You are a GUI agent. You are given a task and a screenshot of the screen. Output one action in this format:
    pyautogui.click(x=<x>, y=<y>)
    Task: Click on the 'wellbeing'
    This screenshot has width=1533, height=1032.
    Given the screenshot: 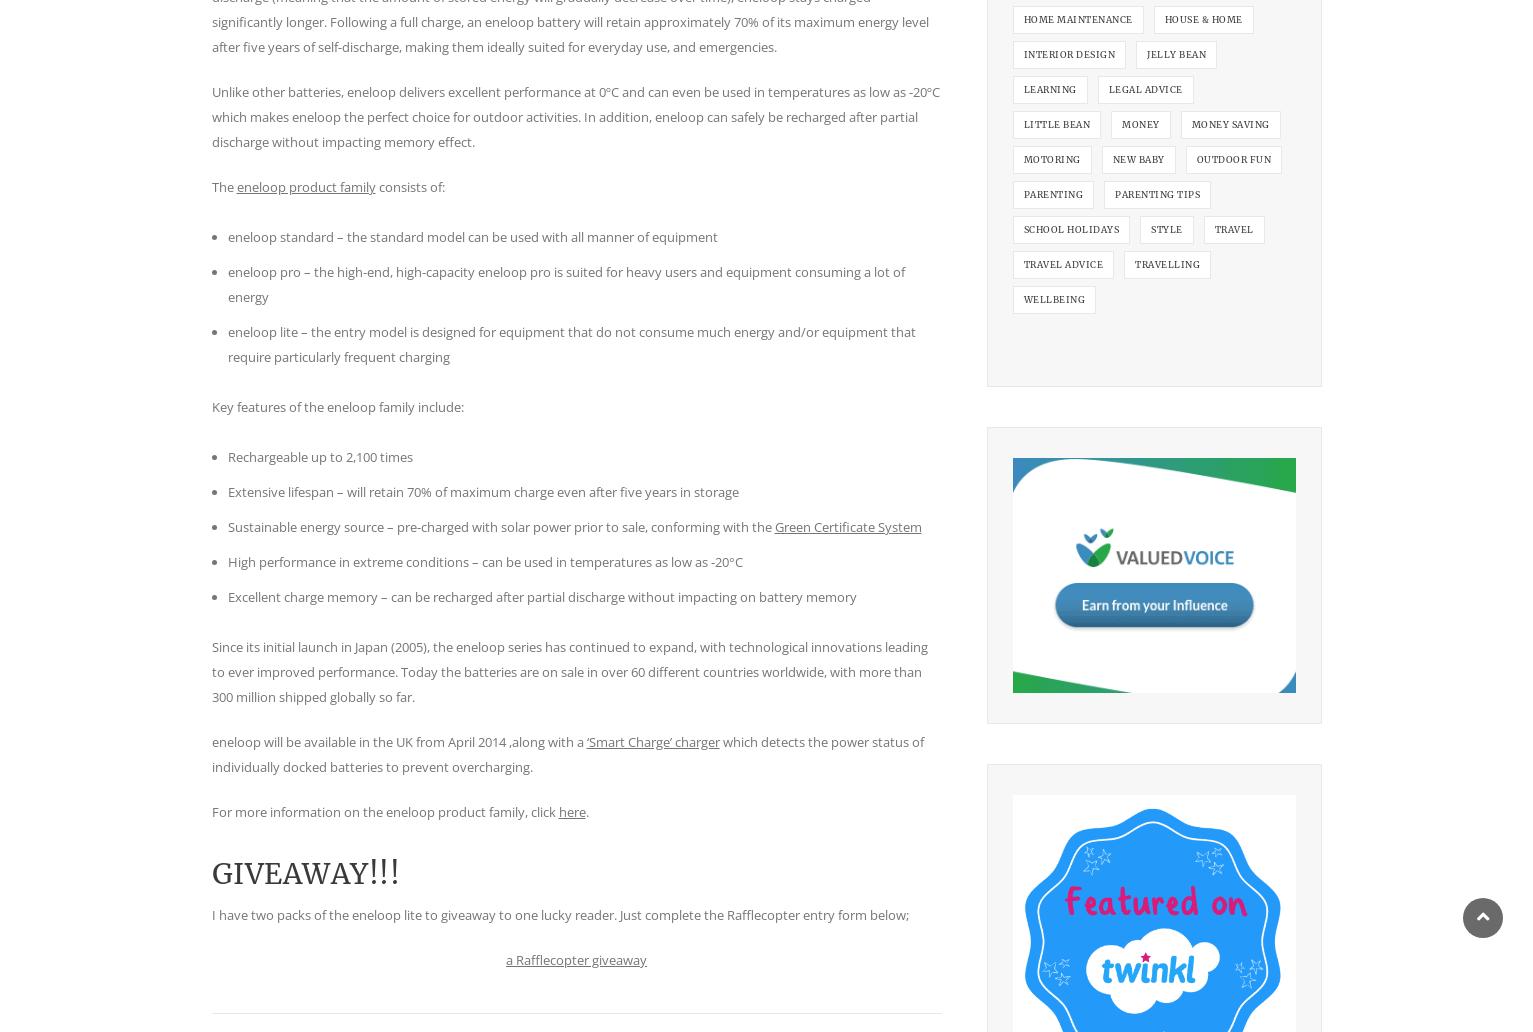 What is the action you would take?
    pyautogui.click(x=1052, y=298)
    